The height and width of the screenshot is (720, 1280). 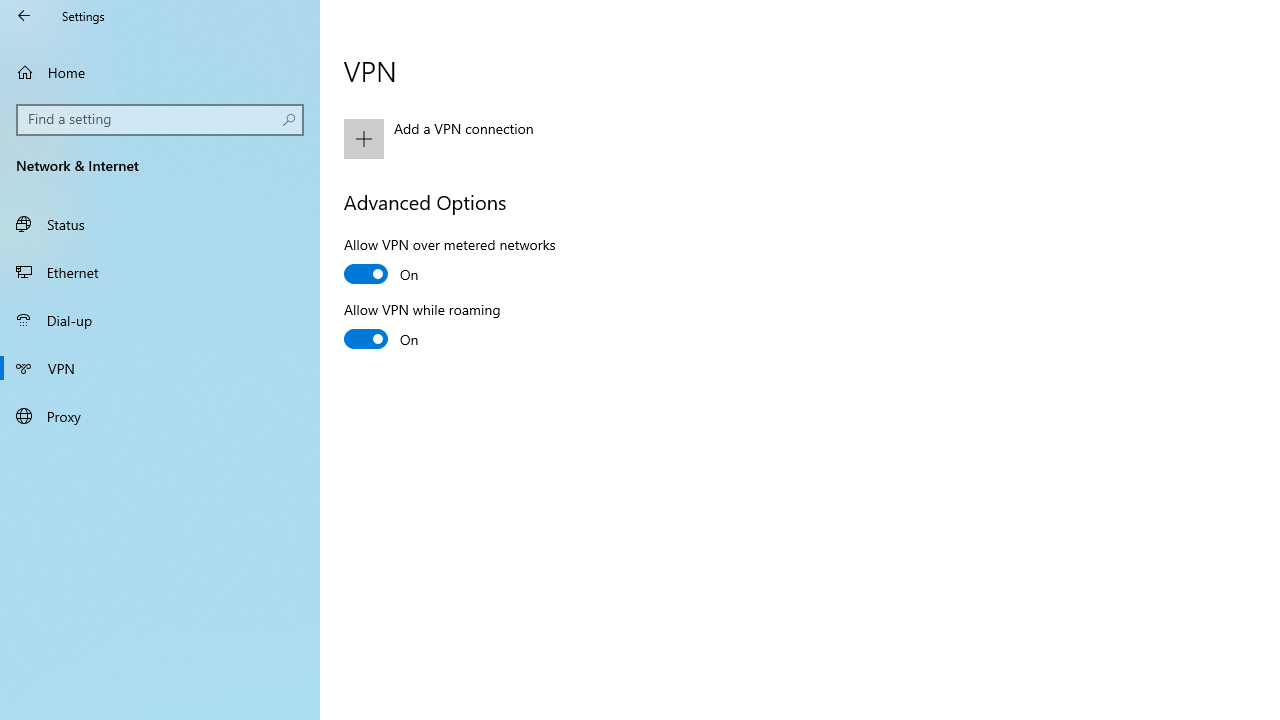 What do you see at coordinates (160, 271) in the screenshot?
I see `'Ethernet'` at bounding box center [160, 271].